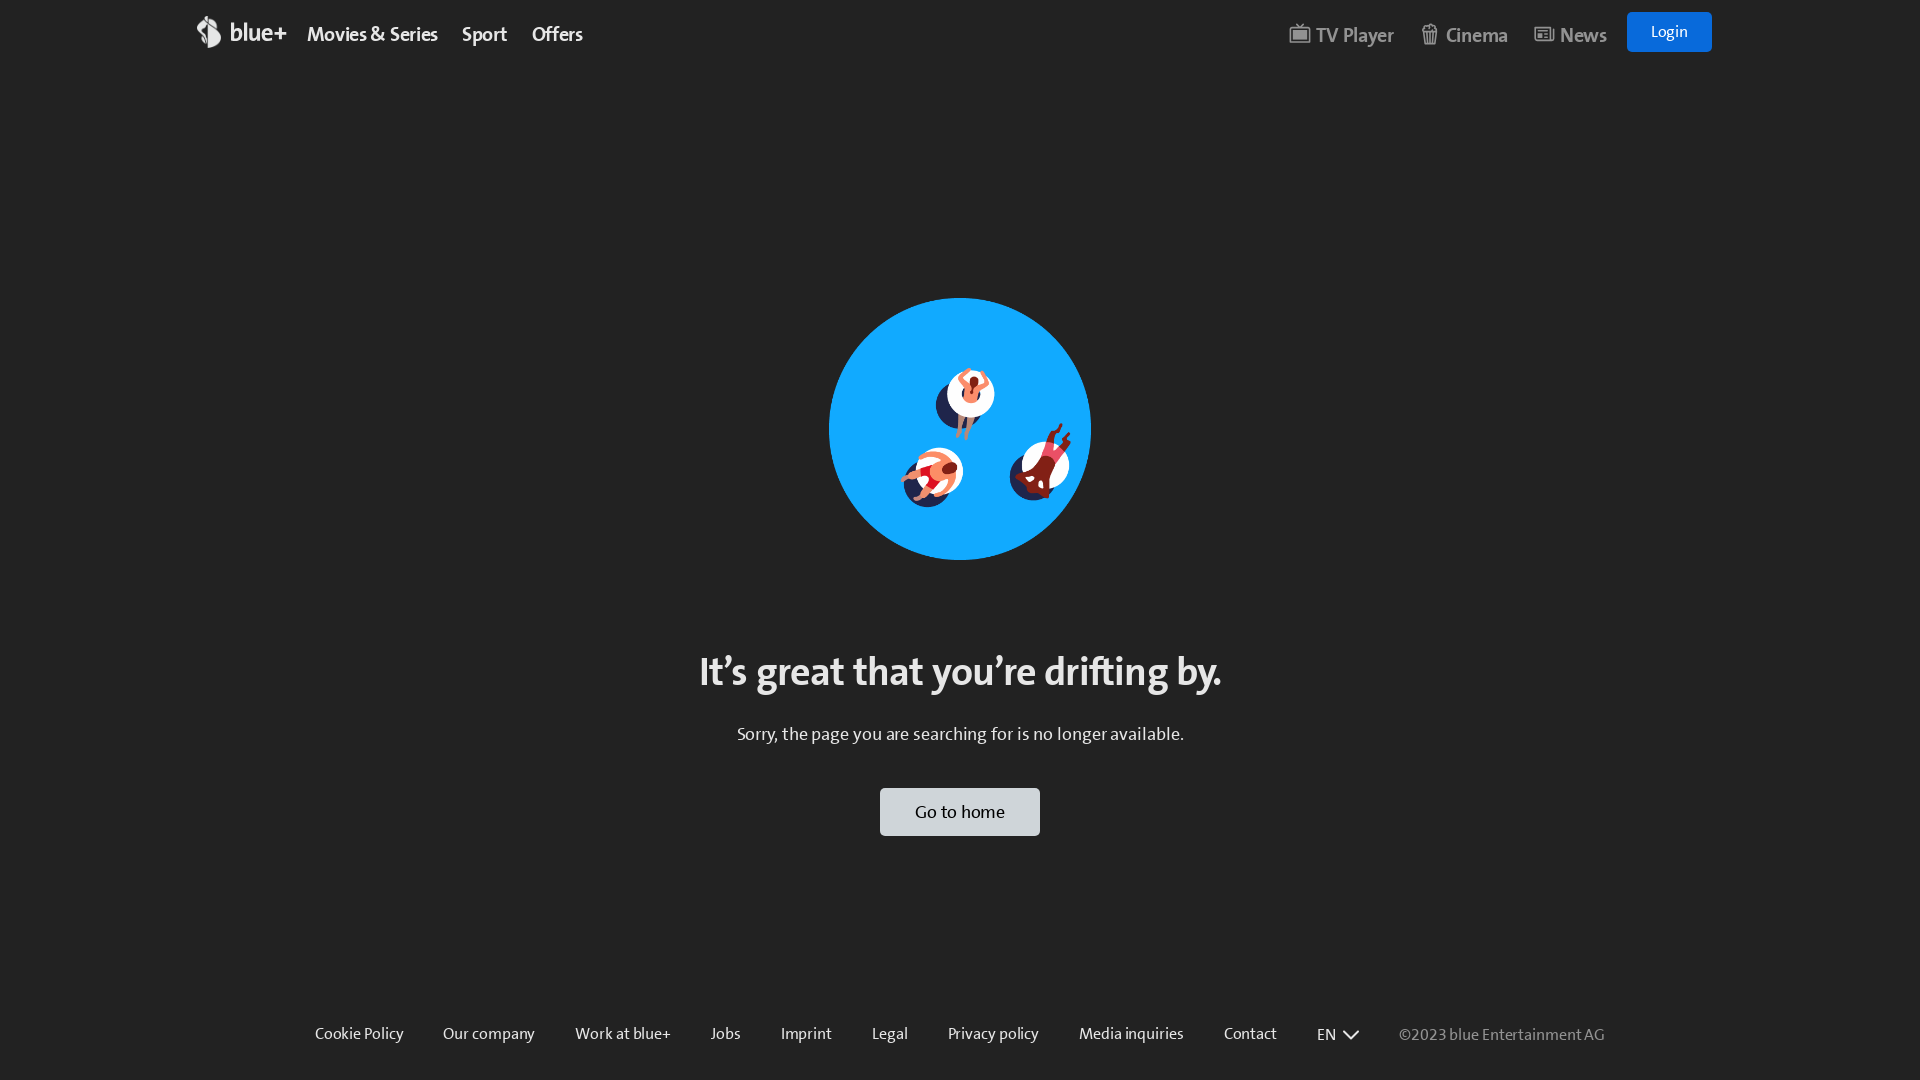 This screenshot has height=1080, width=1920. I want to click on 'Login', so click(1627, 31).